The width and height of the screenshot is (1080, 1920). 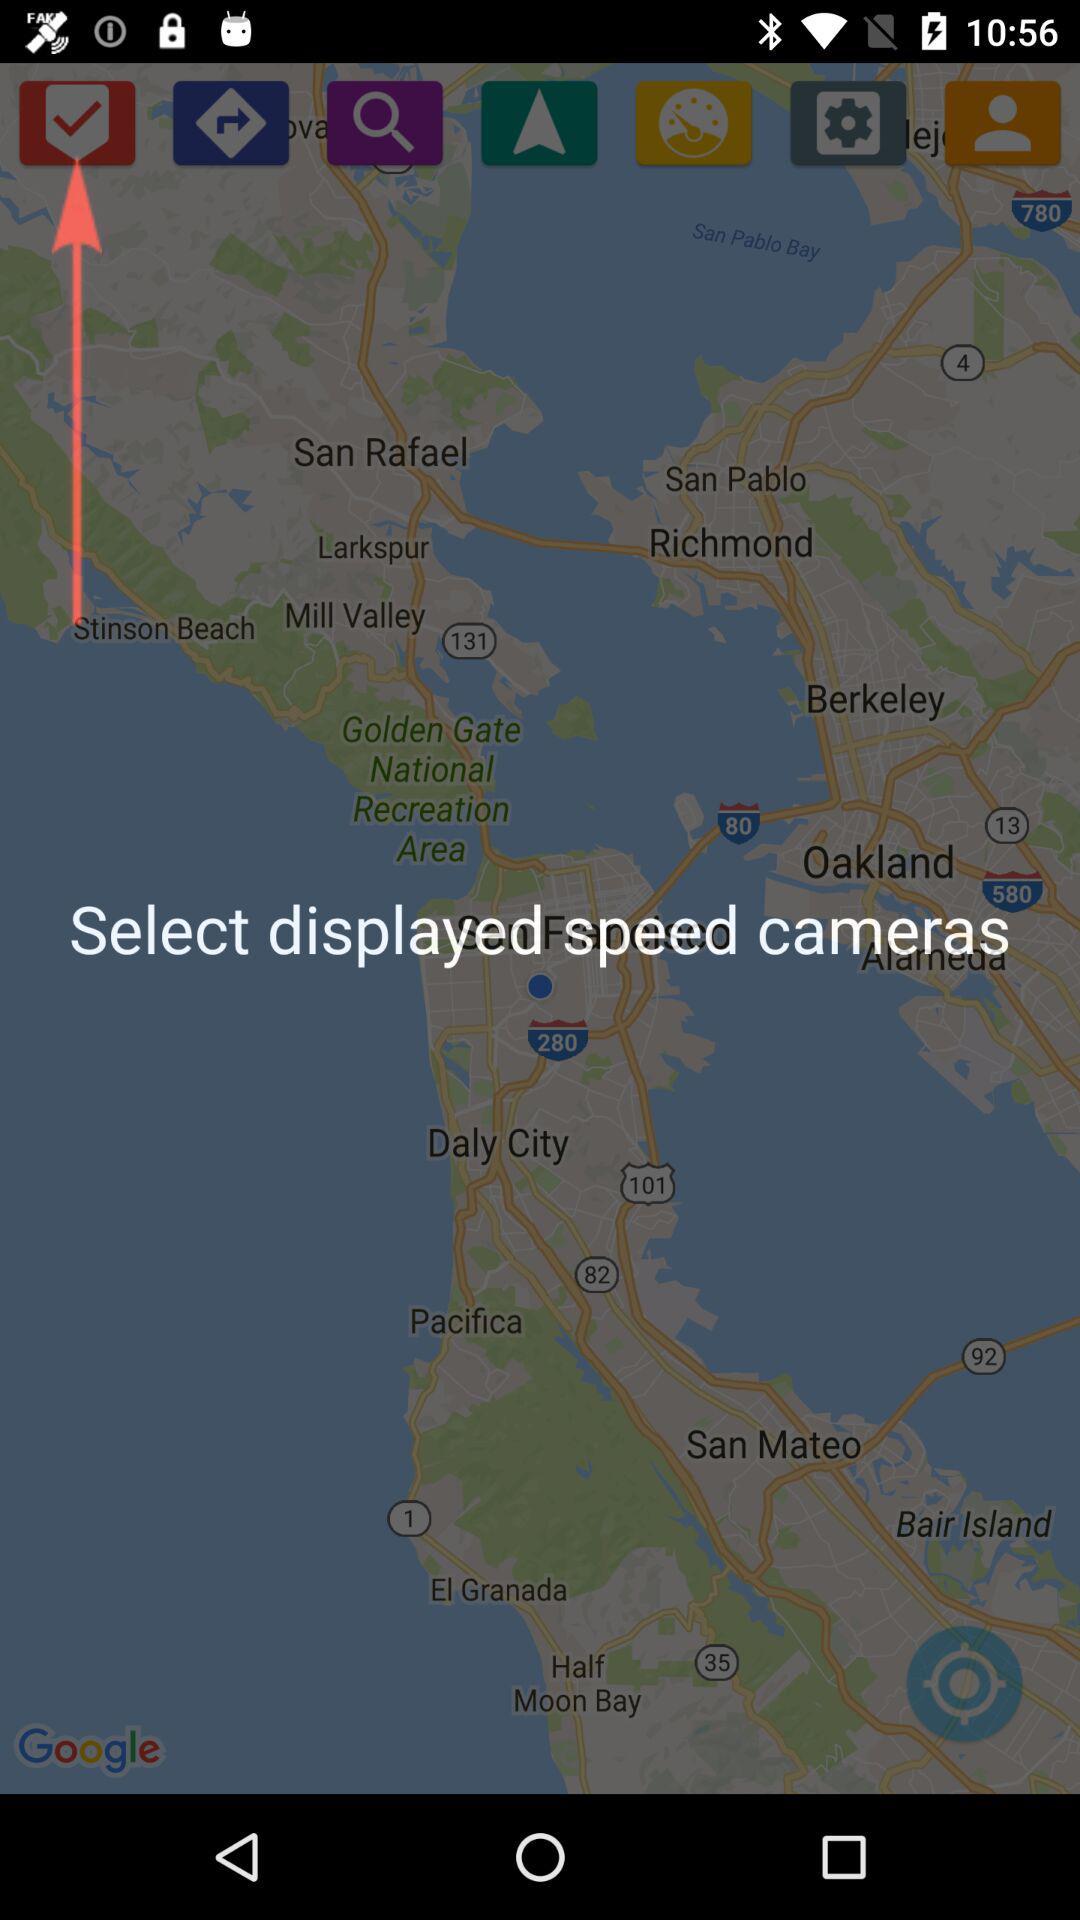 What do you see at coordinates (963, 1693) in the screenshot?
I see `zoom to current location` at bounding box center [963, 1693].